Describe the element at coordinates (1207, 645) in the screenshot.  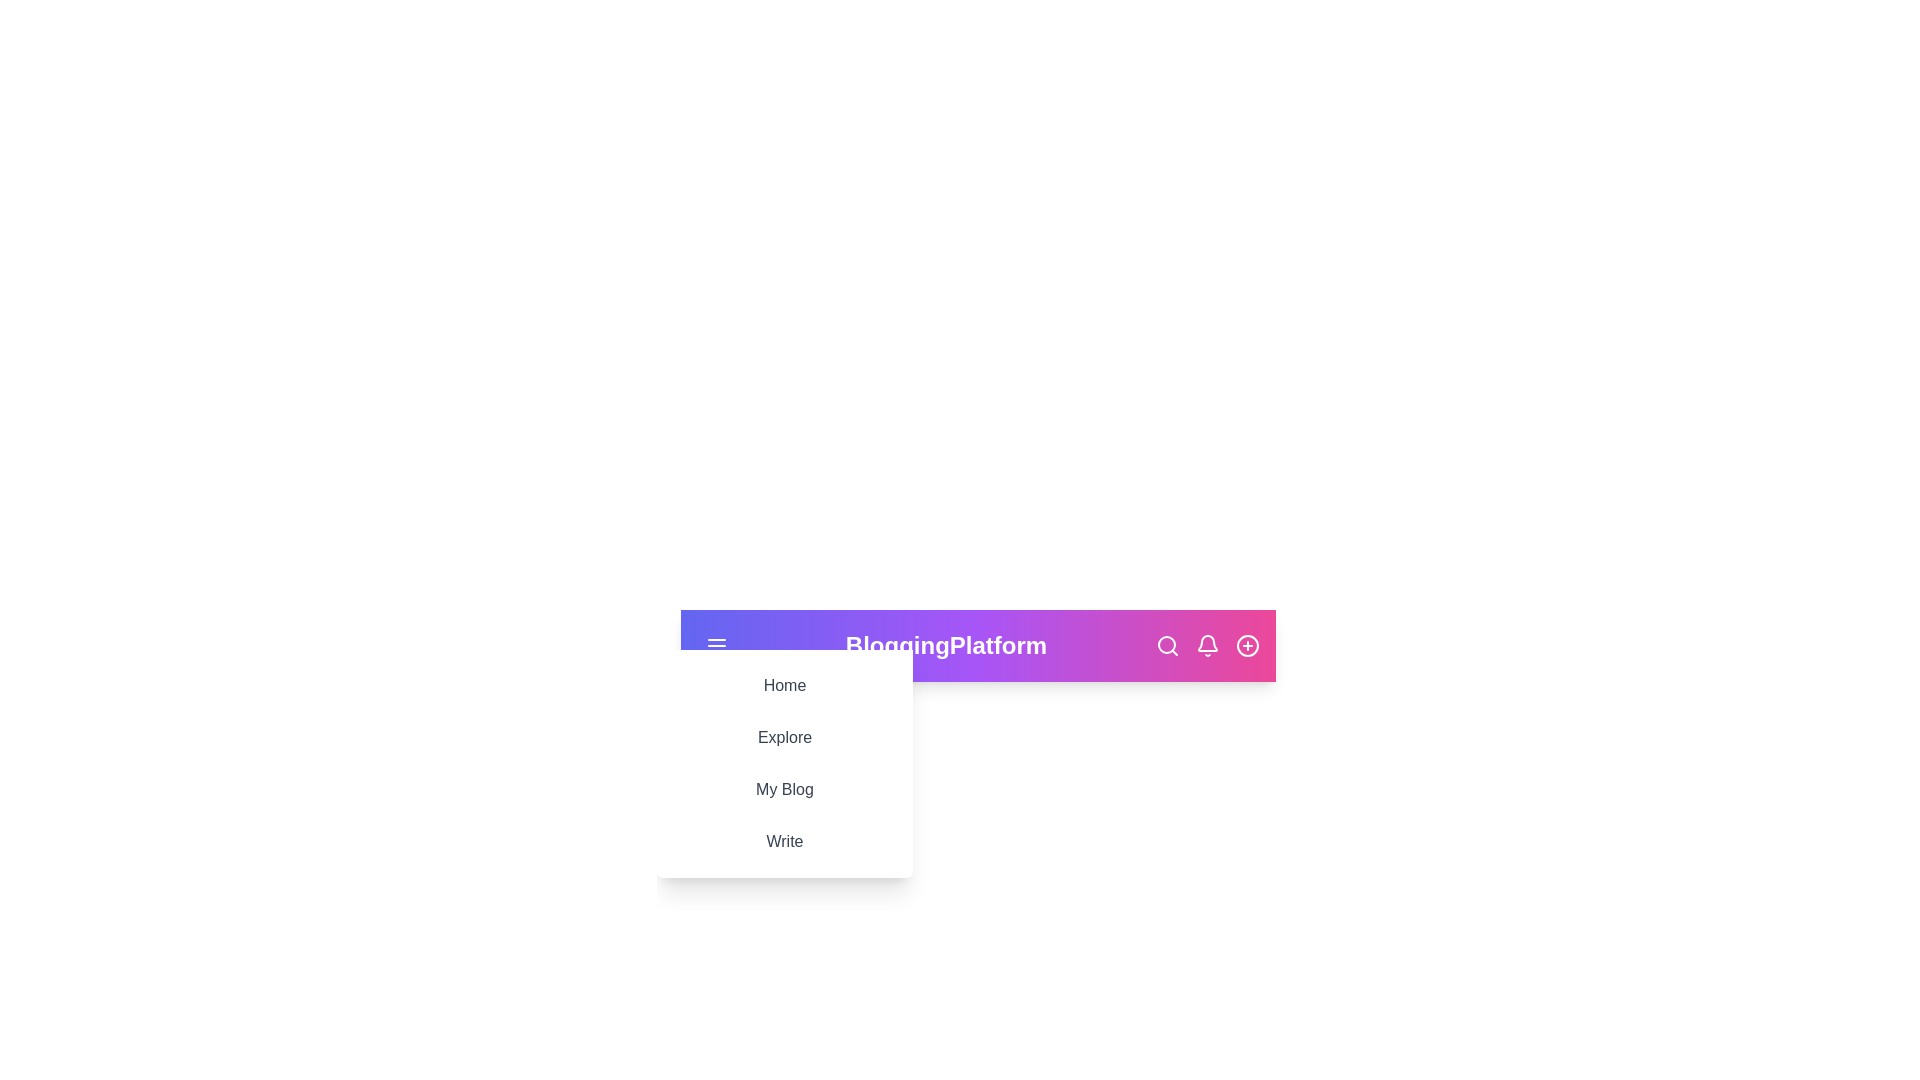
I see `the notification bell icon` at that location.